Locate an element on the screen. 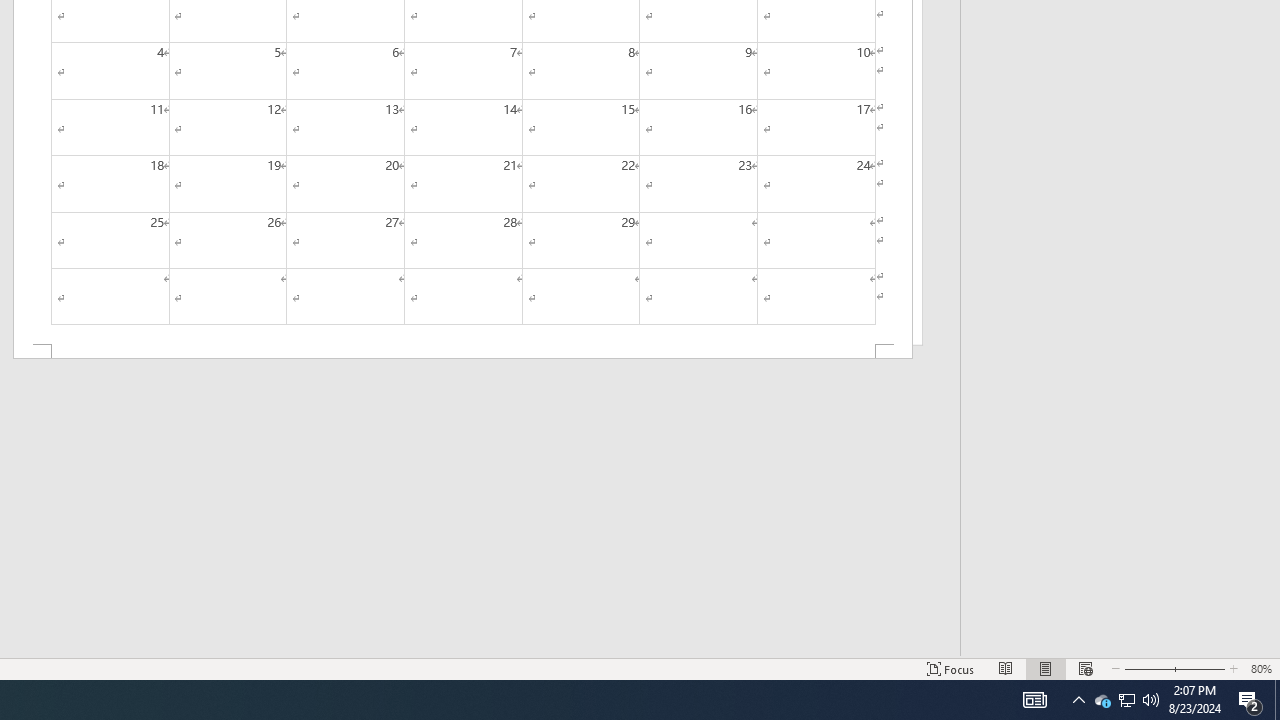 Image resolution: width=1280 pixels, height=720 pixels. 'Web Layout' is located at coordinates (1085, 669).